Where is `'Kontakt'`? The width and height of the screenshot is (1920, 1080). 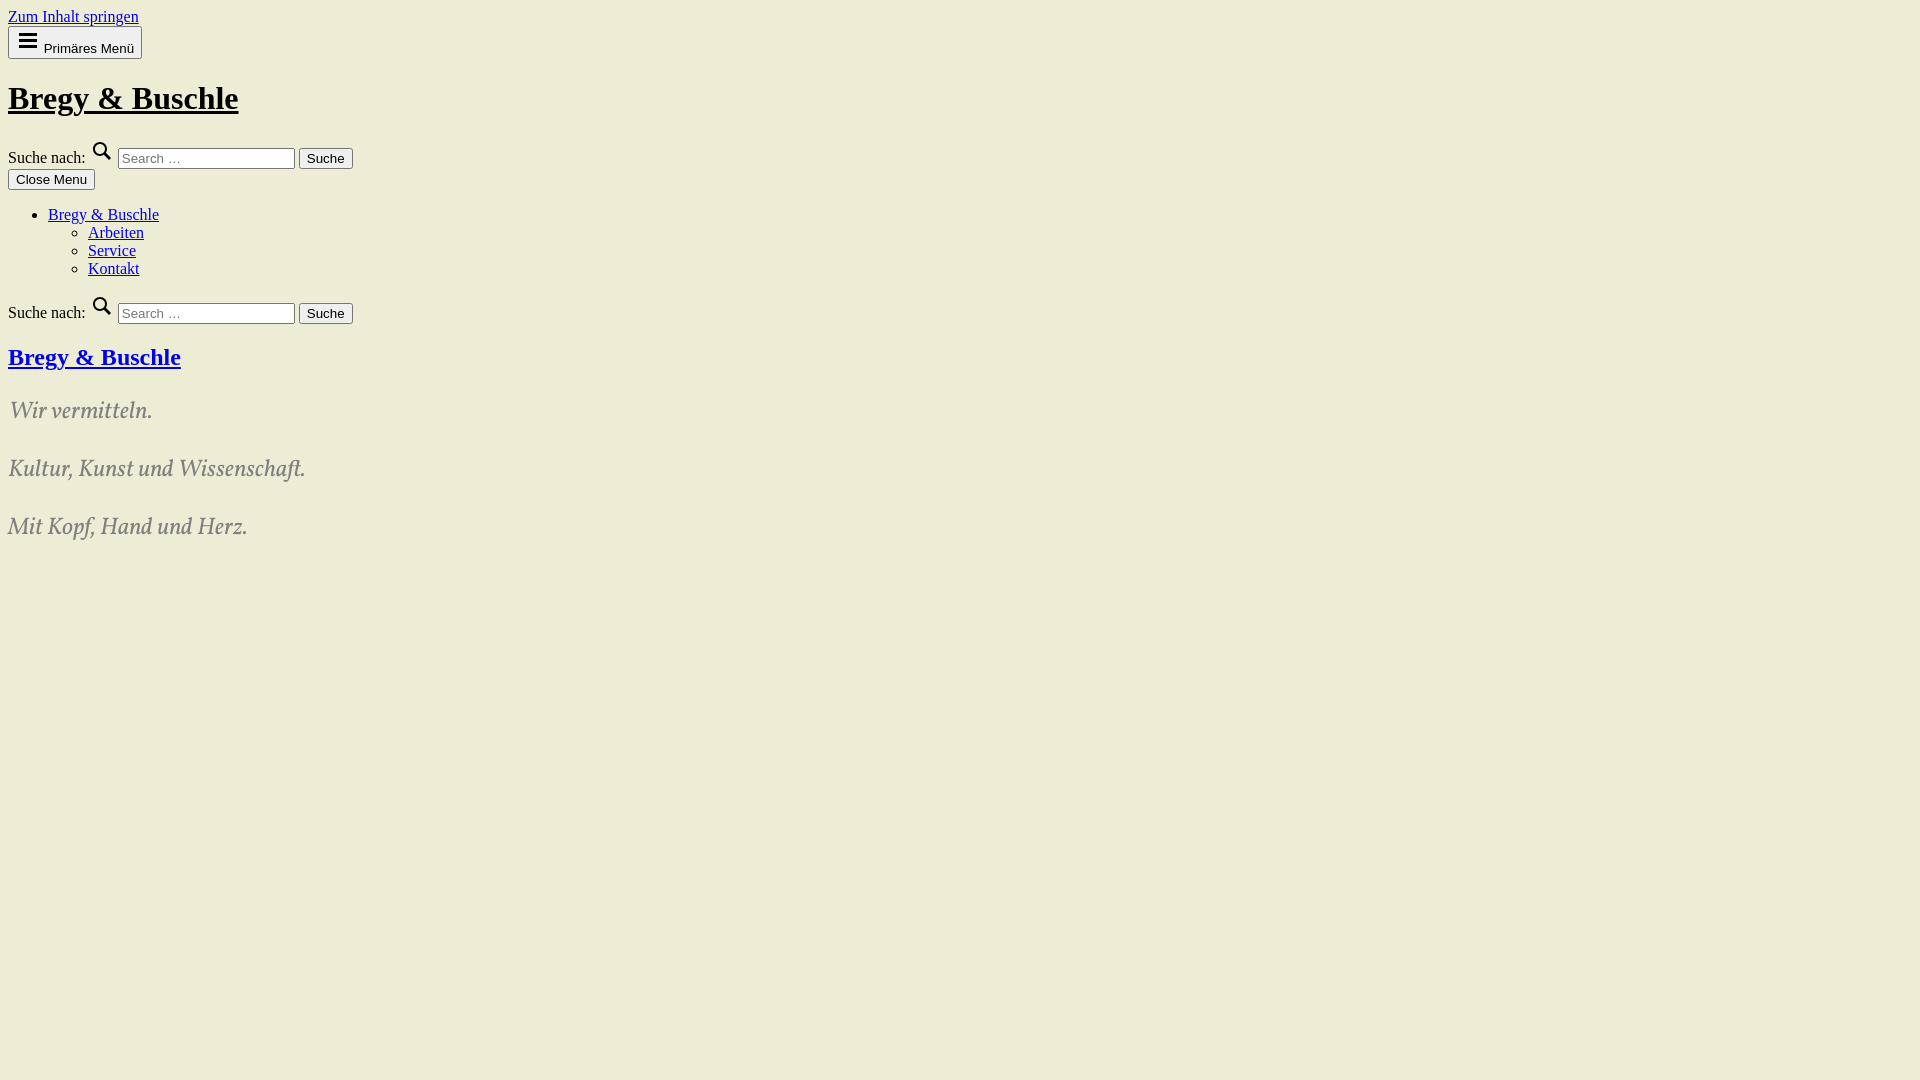 'Kontakt' is located at coordinates (113, 267).